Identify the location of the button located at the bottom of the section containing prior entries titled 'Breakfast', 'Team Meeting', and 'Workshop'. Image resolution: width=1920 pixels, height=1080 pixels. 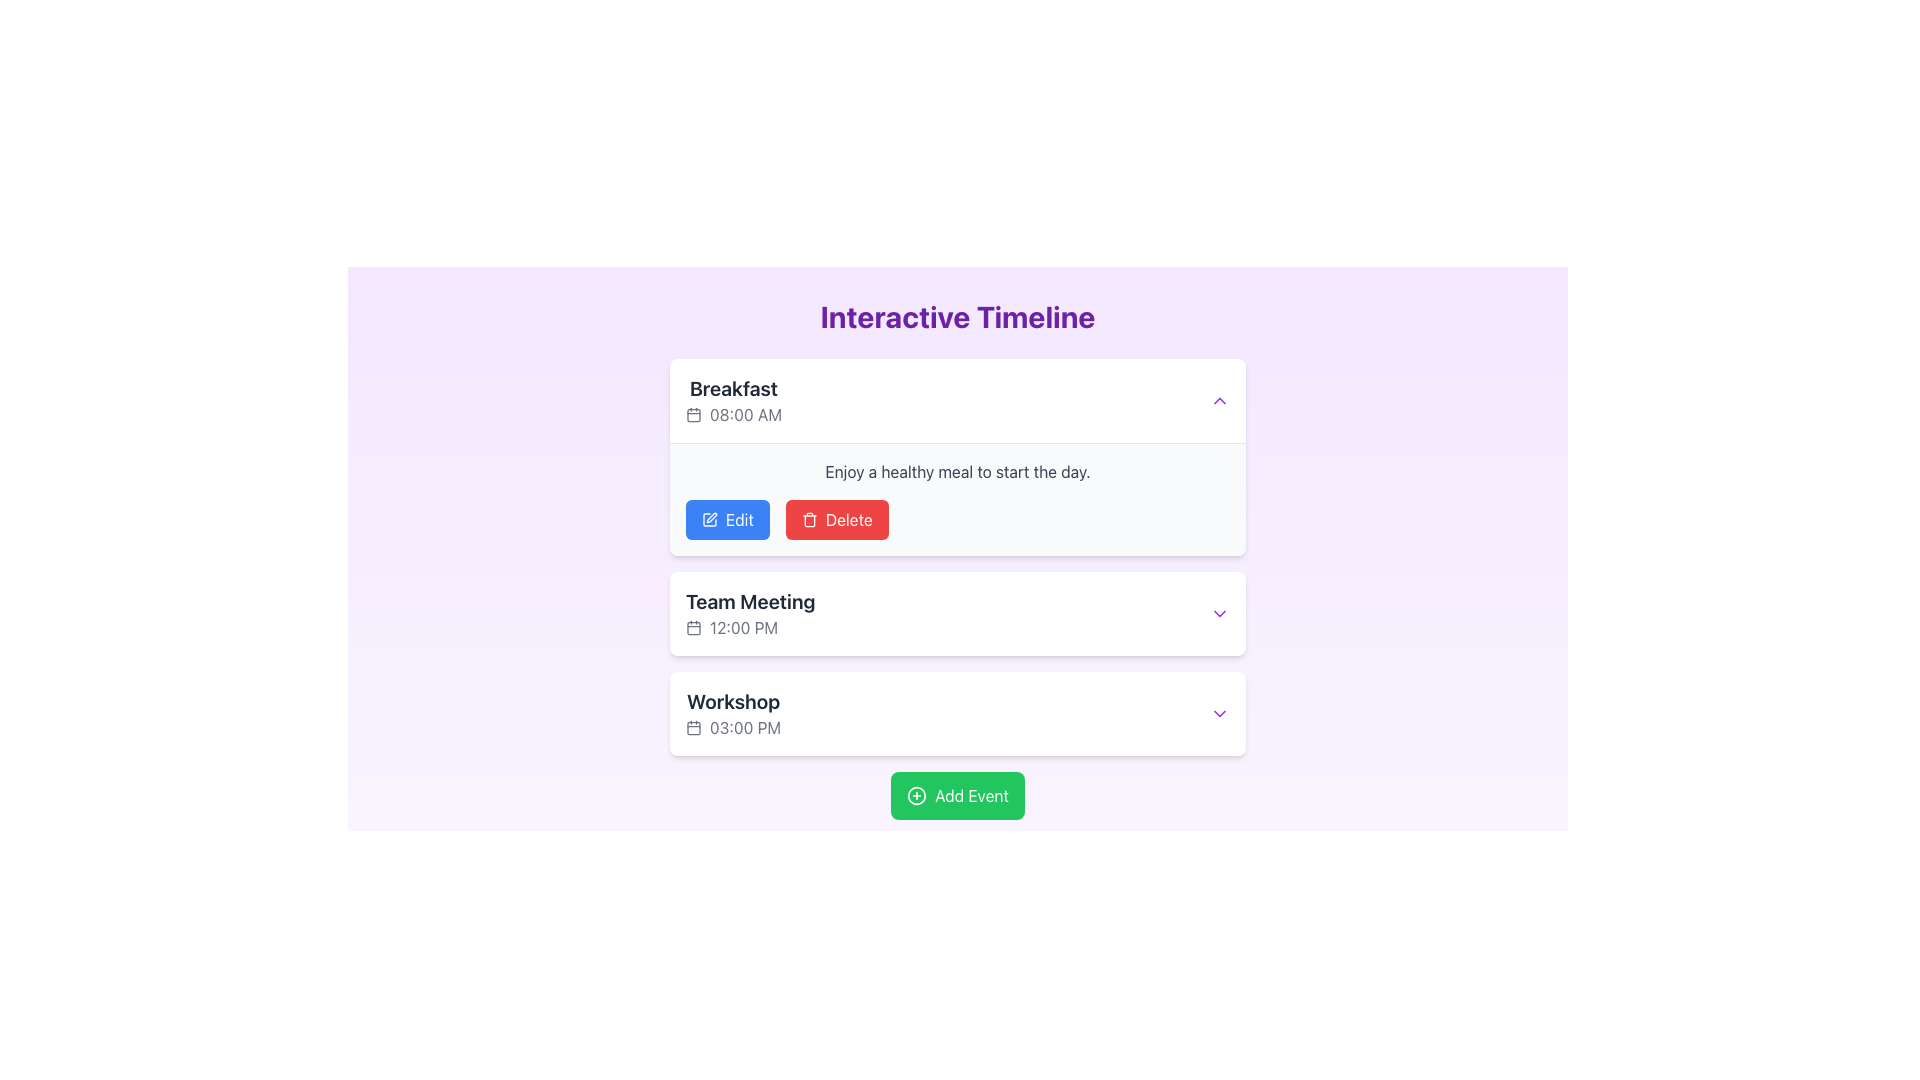
(957, 794).